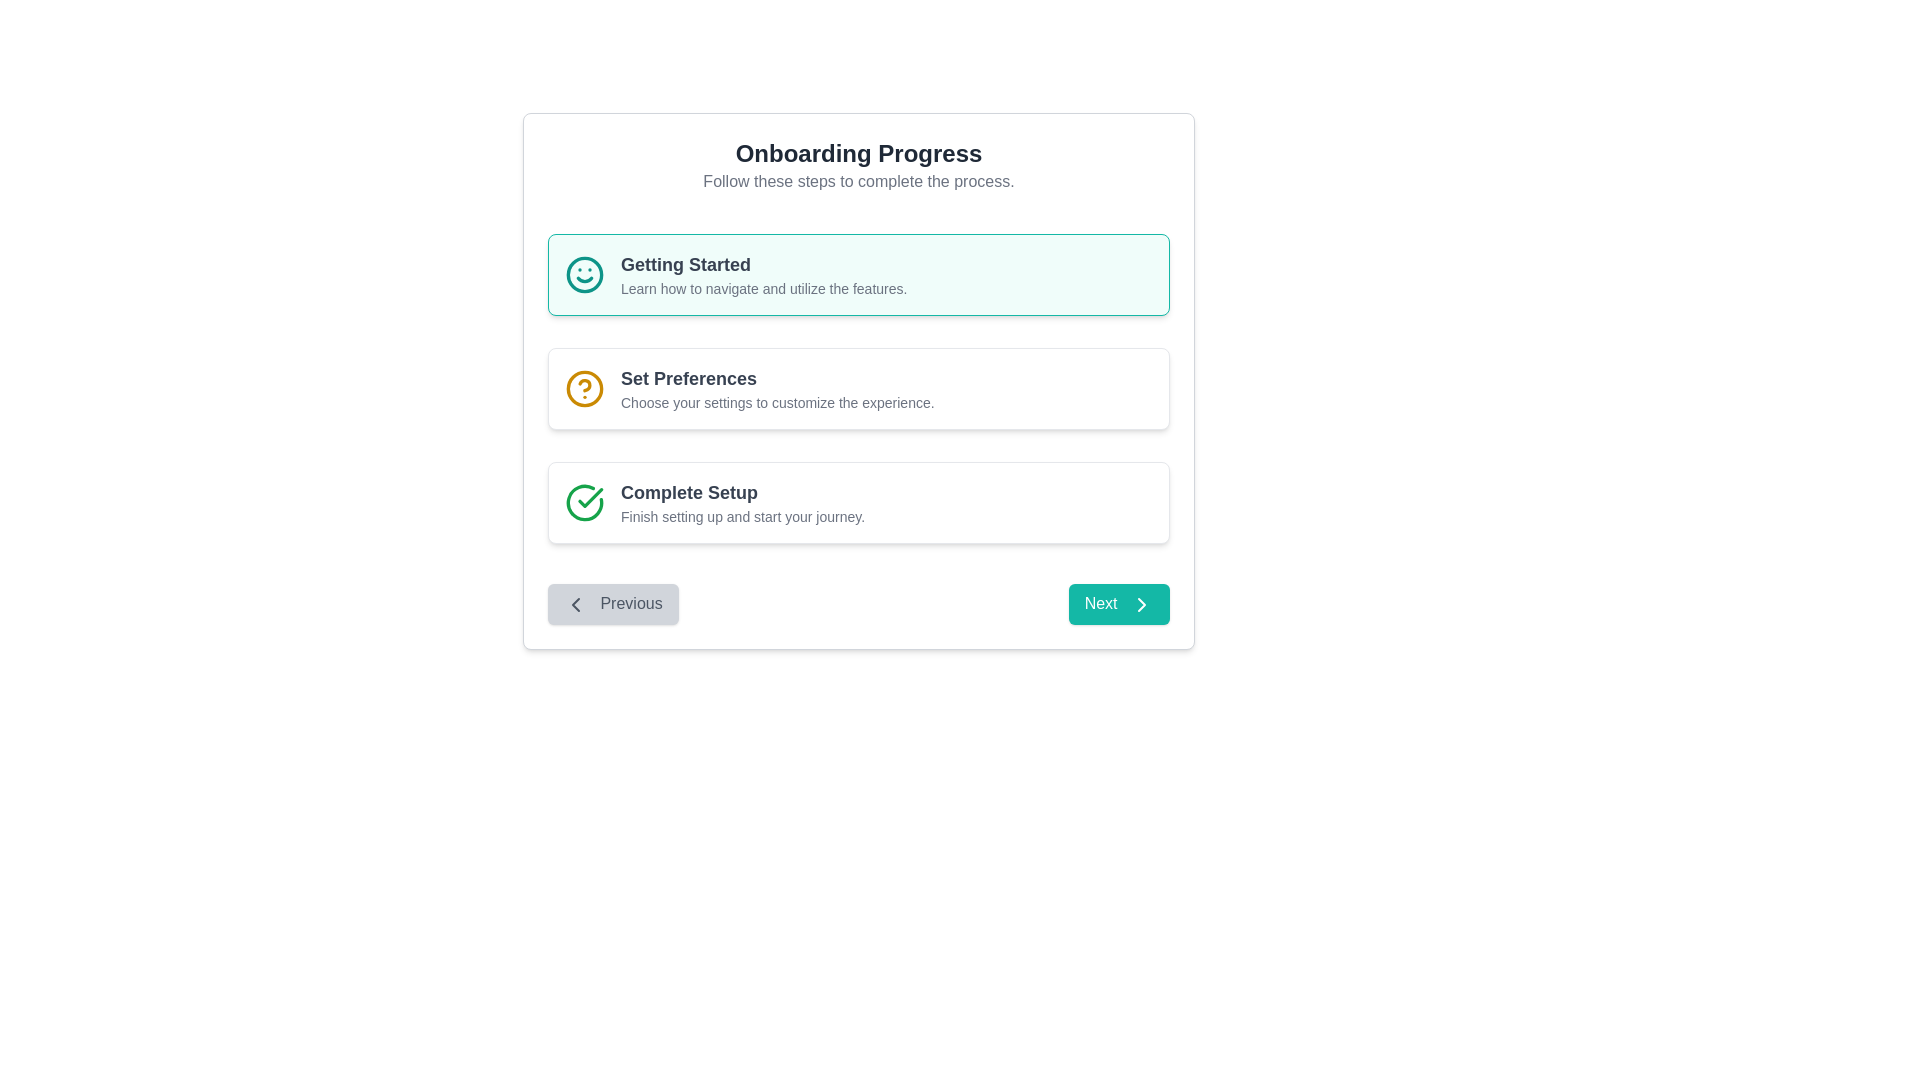  I want to click on the right arrow icon within the 'Next' button, which indicates a forward navigation action, so click(1142, 603).